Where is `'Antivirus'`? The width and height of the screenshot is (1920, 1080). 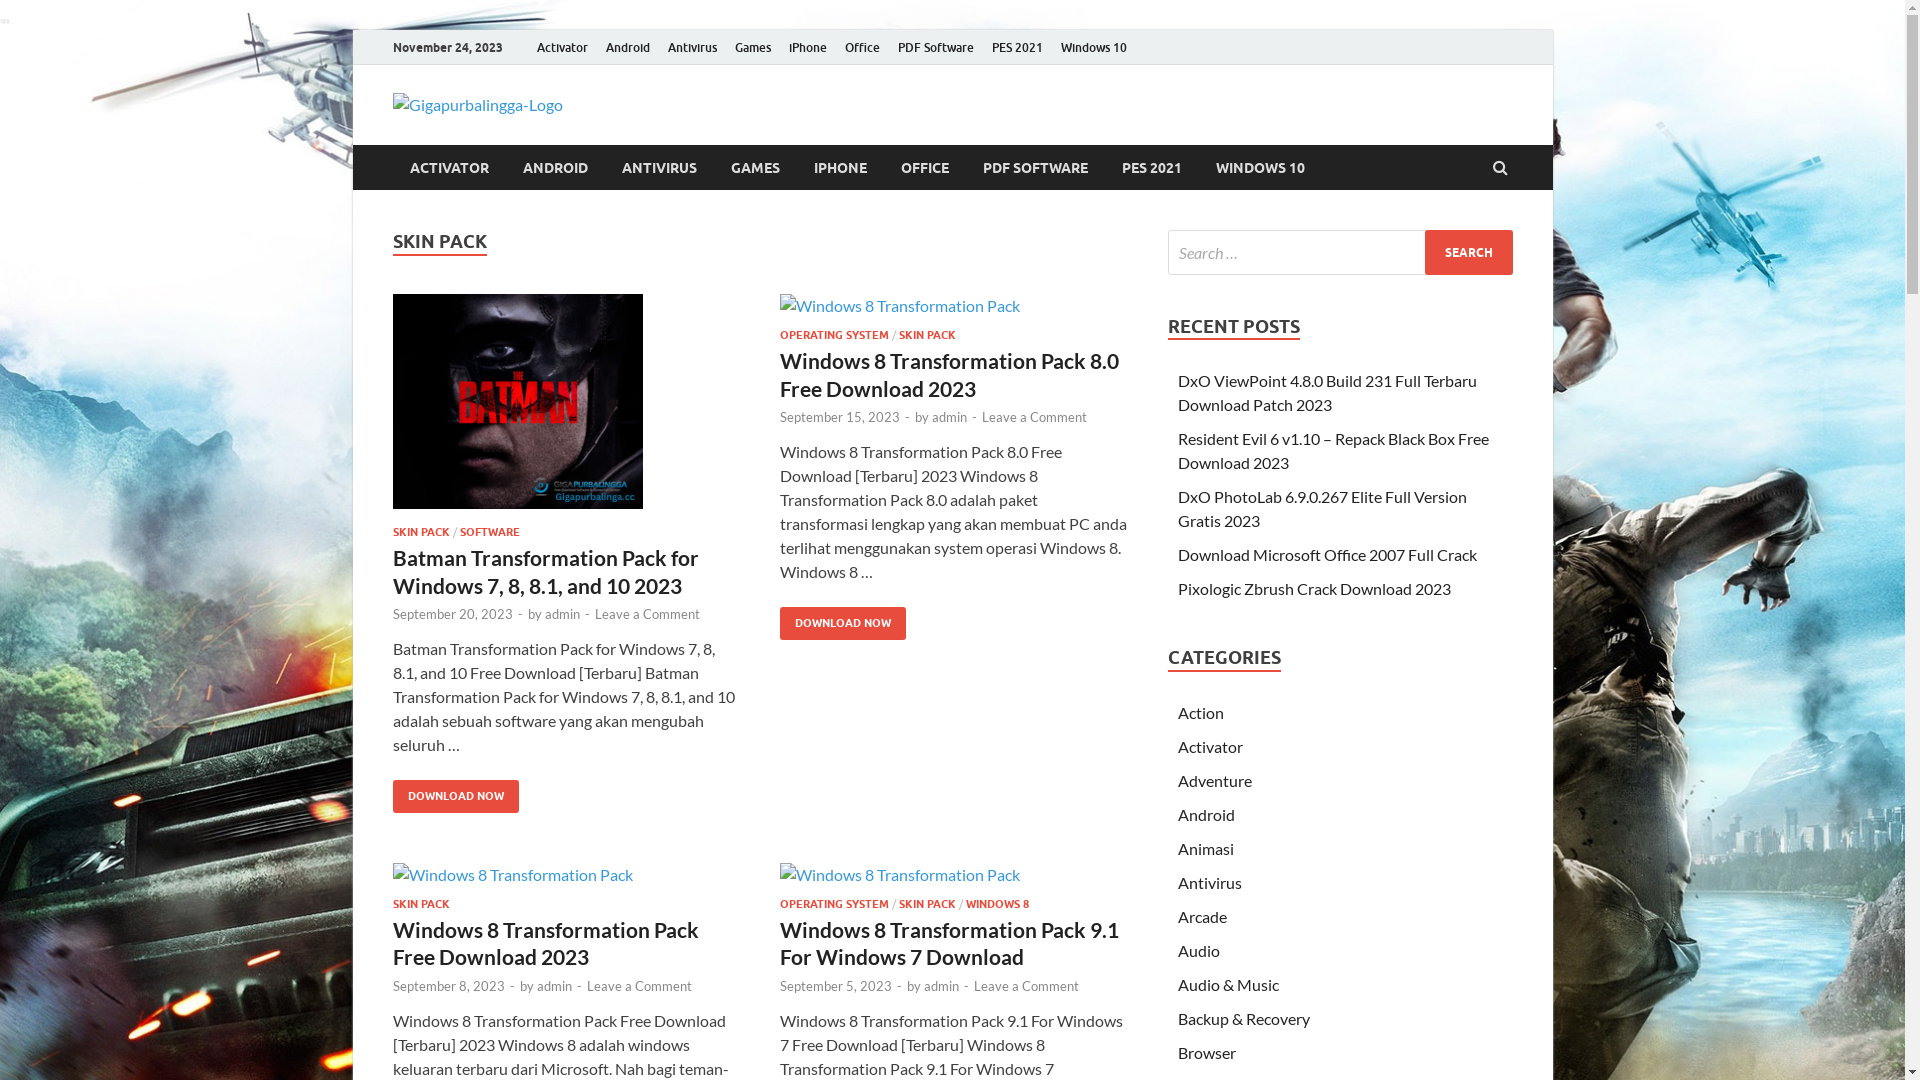
'Antivirus' is located at coordinates (657, 46).